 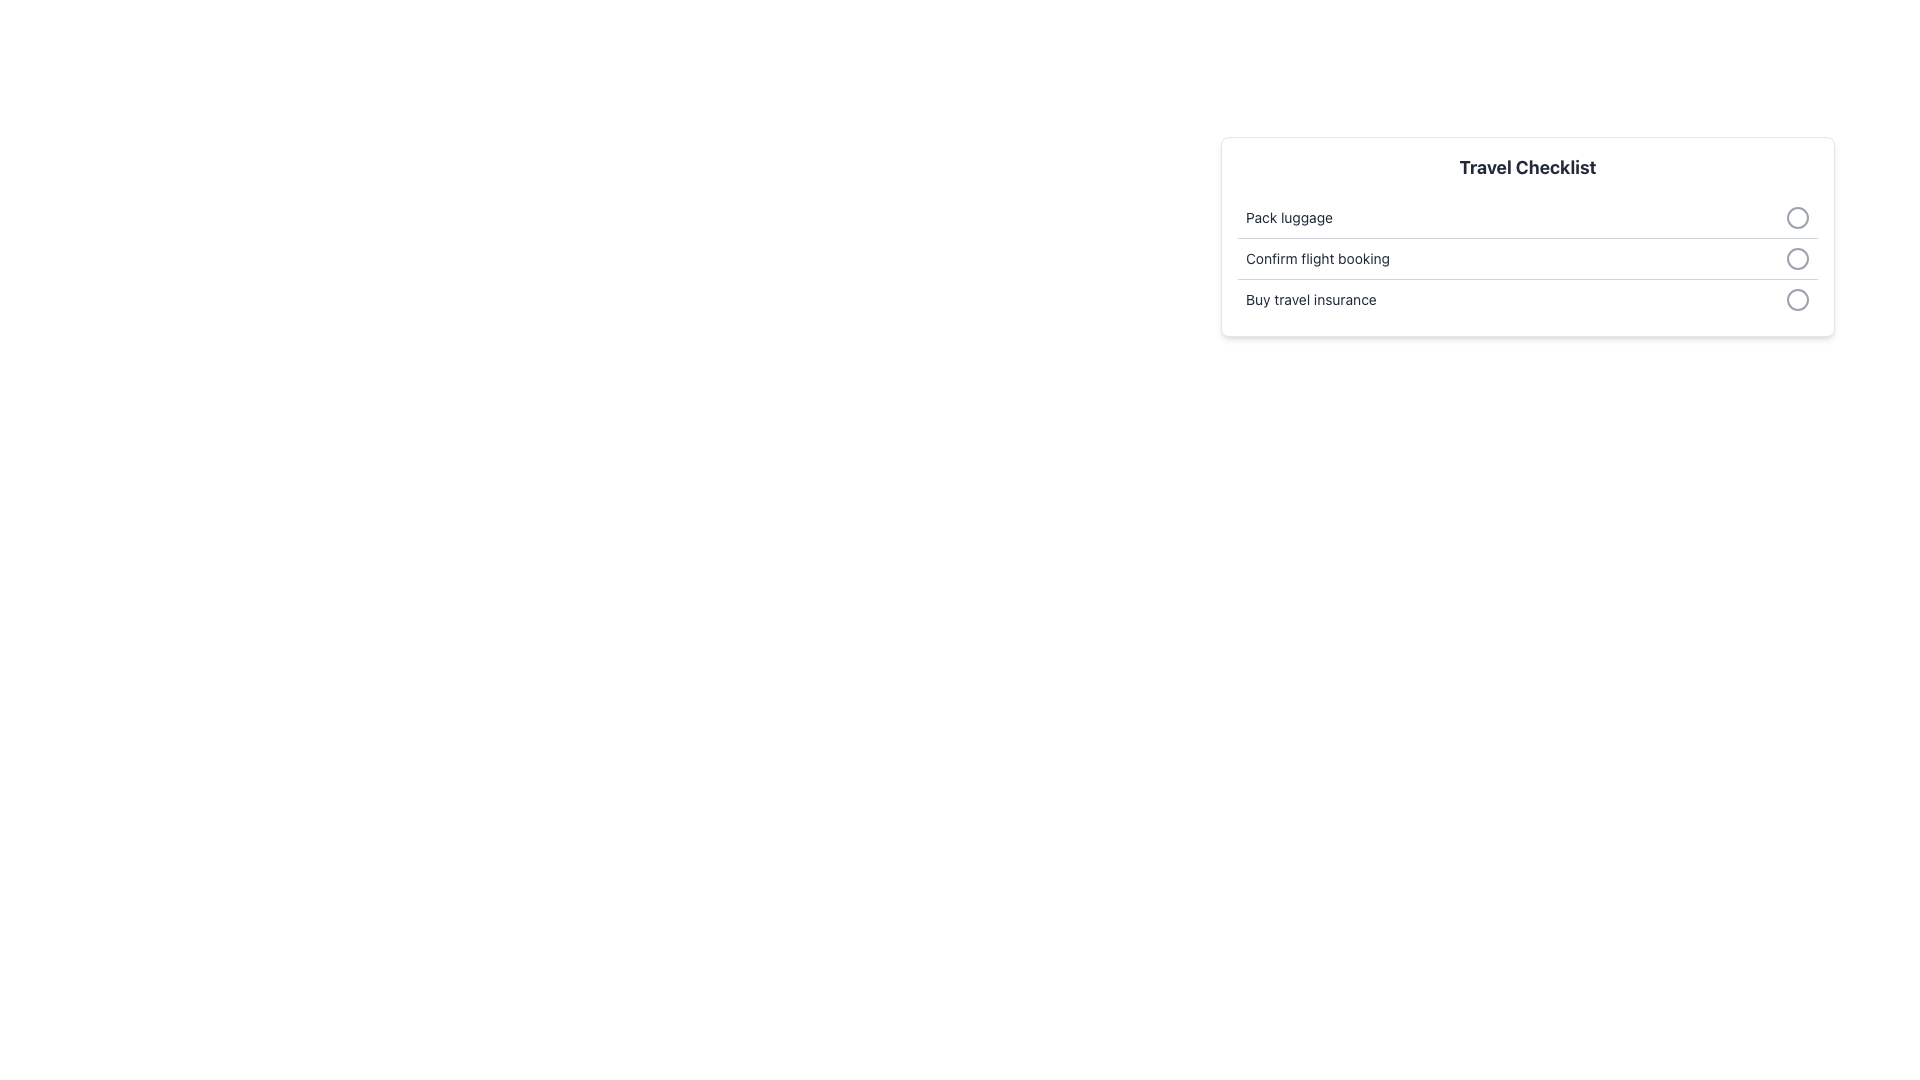 I want to click on the circular SVG shape with a gray border, which is the inner circle of the toggle located next to the text 'Confirm flight booking' in the checklist interface, so click(x=1798, y=257).